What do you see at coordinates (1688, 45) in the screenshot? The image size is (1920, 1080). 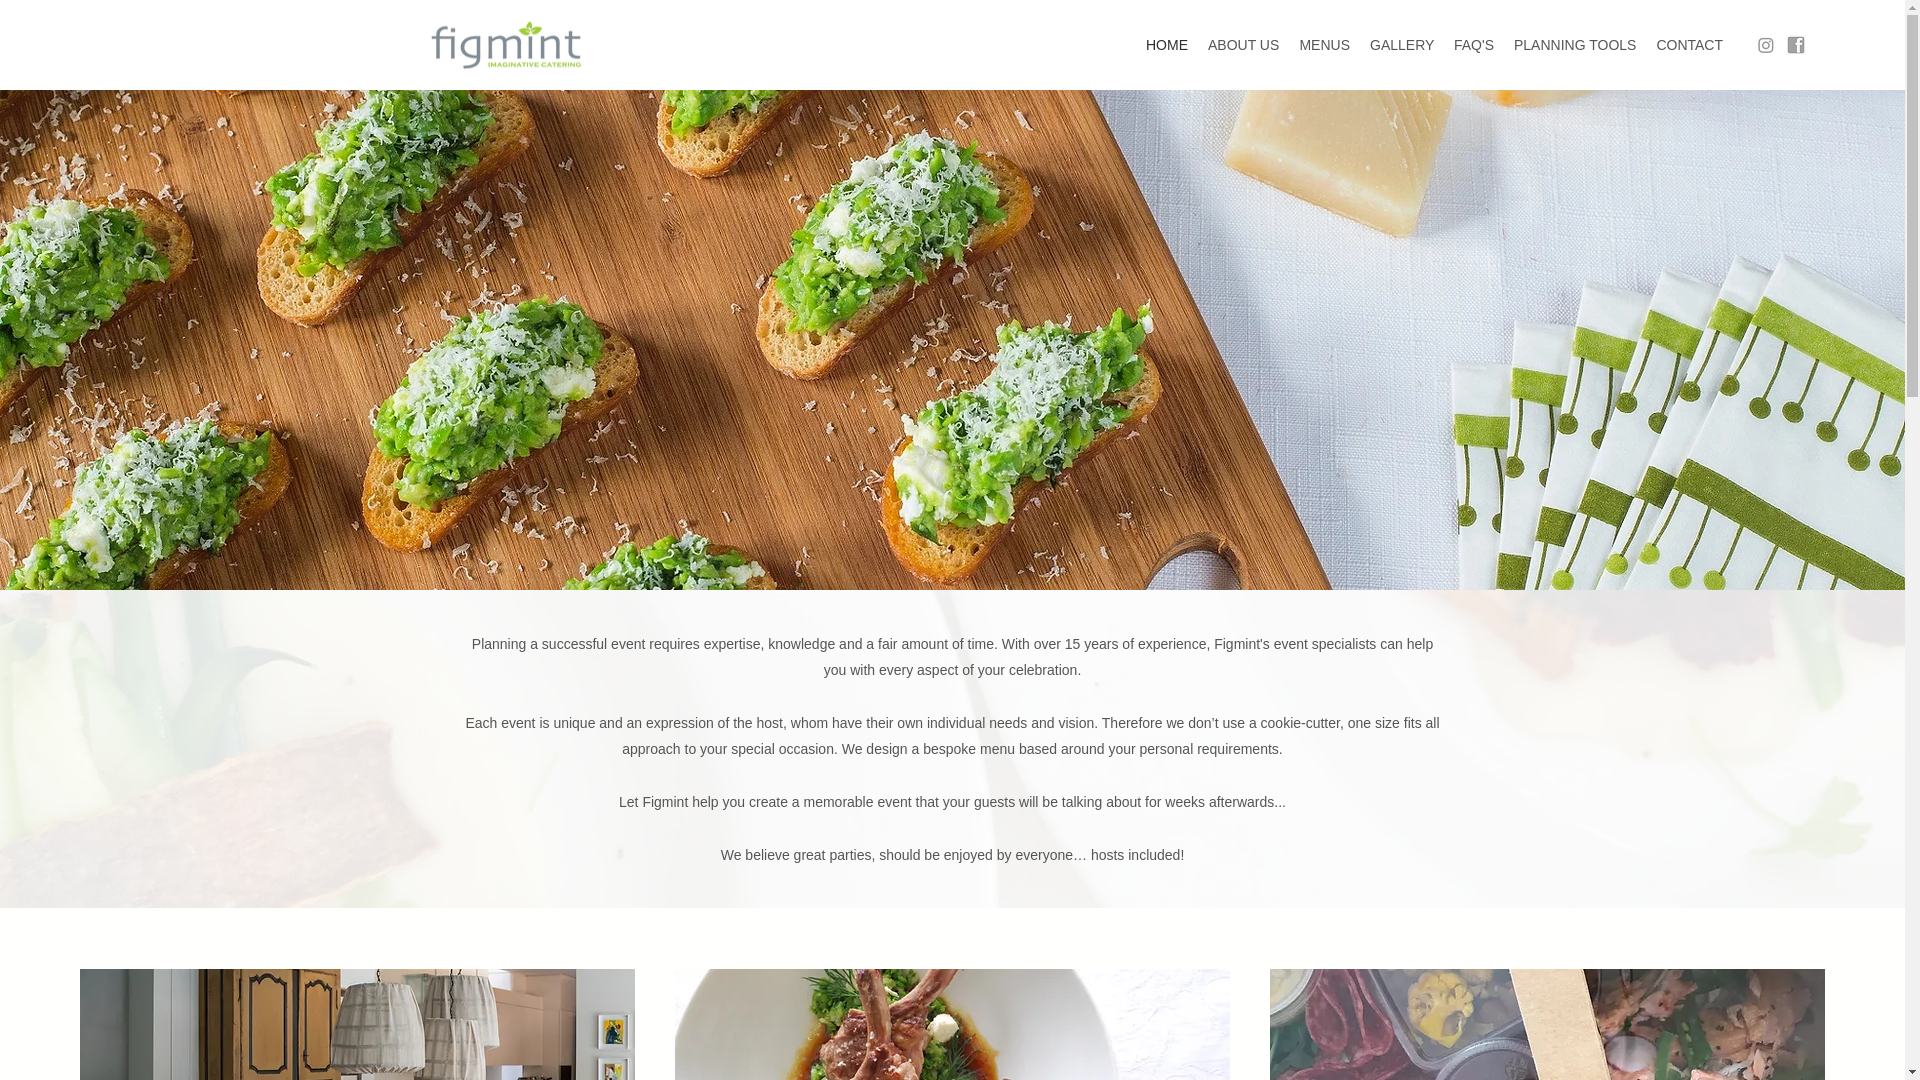 I see `'CONTACT'` at bounding box center [1688, 45].